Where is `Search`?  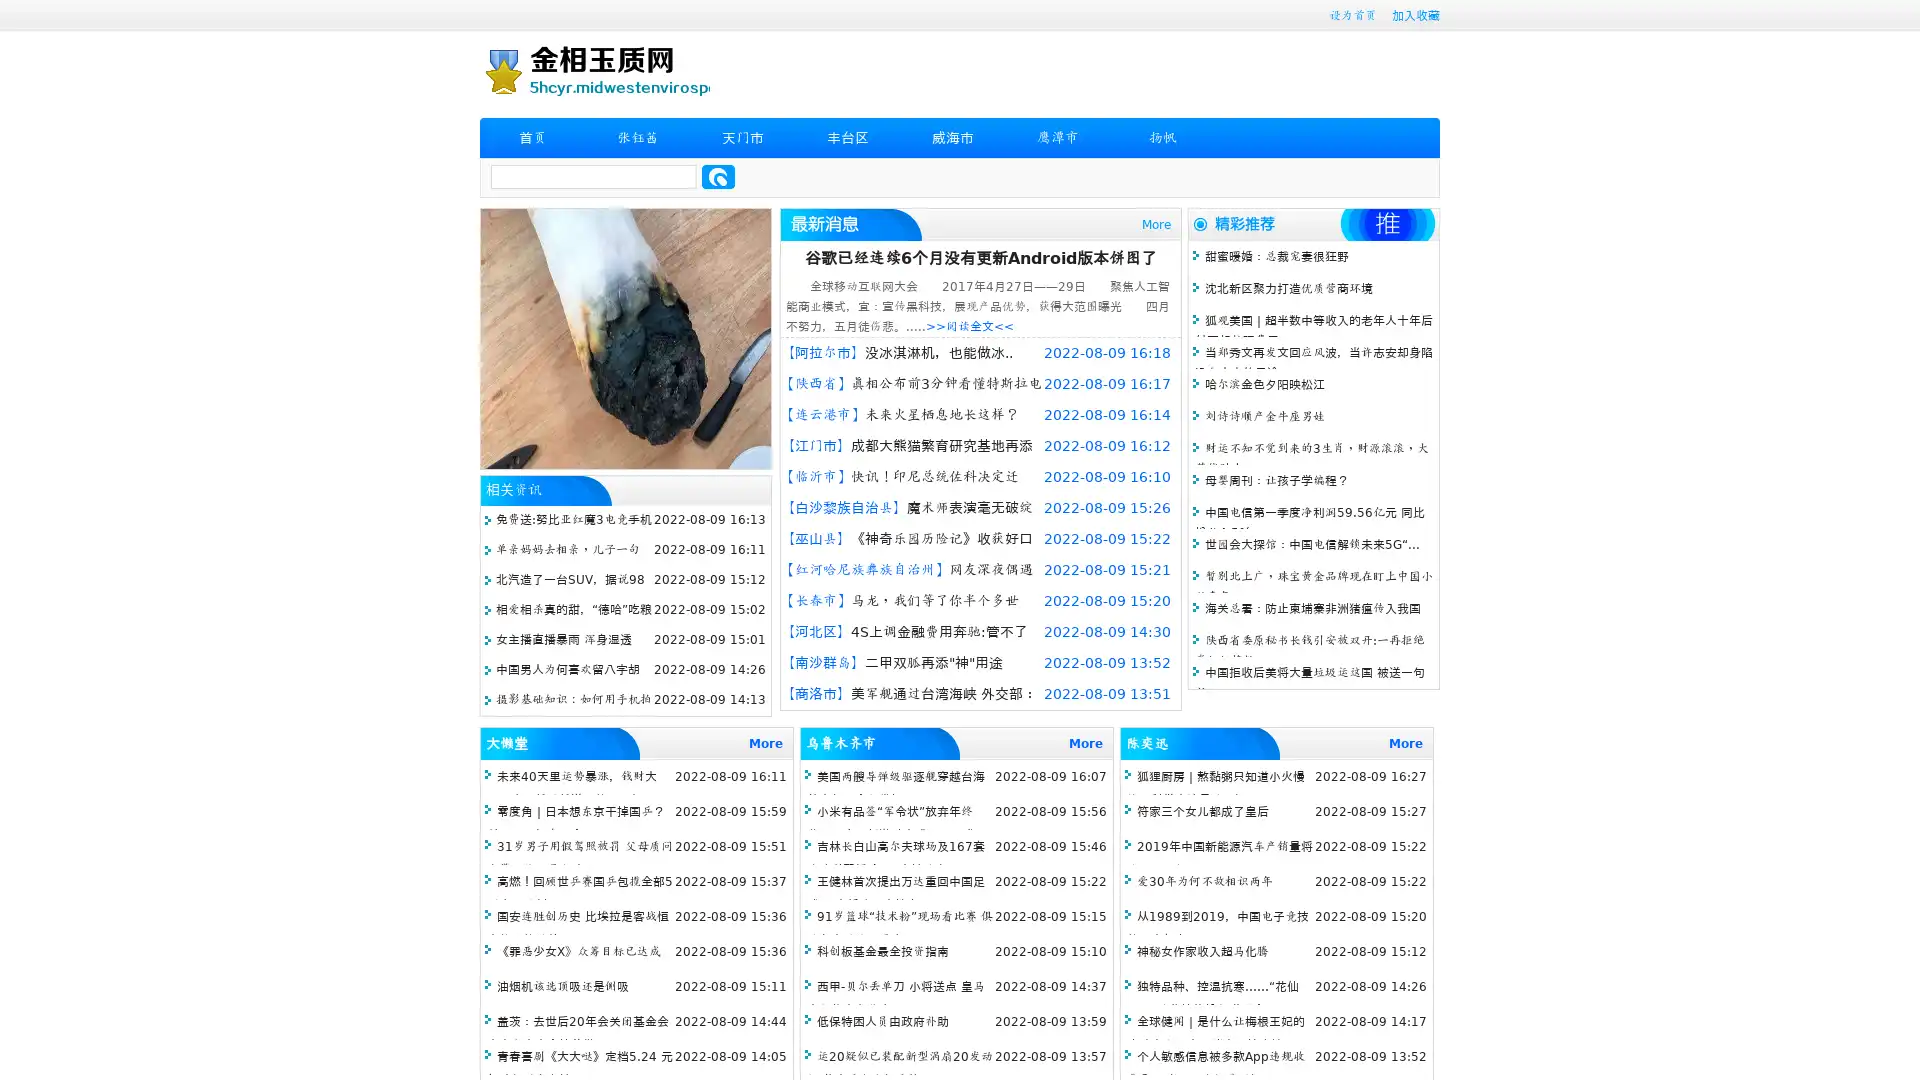
Search is located at coordinates (718, 176).